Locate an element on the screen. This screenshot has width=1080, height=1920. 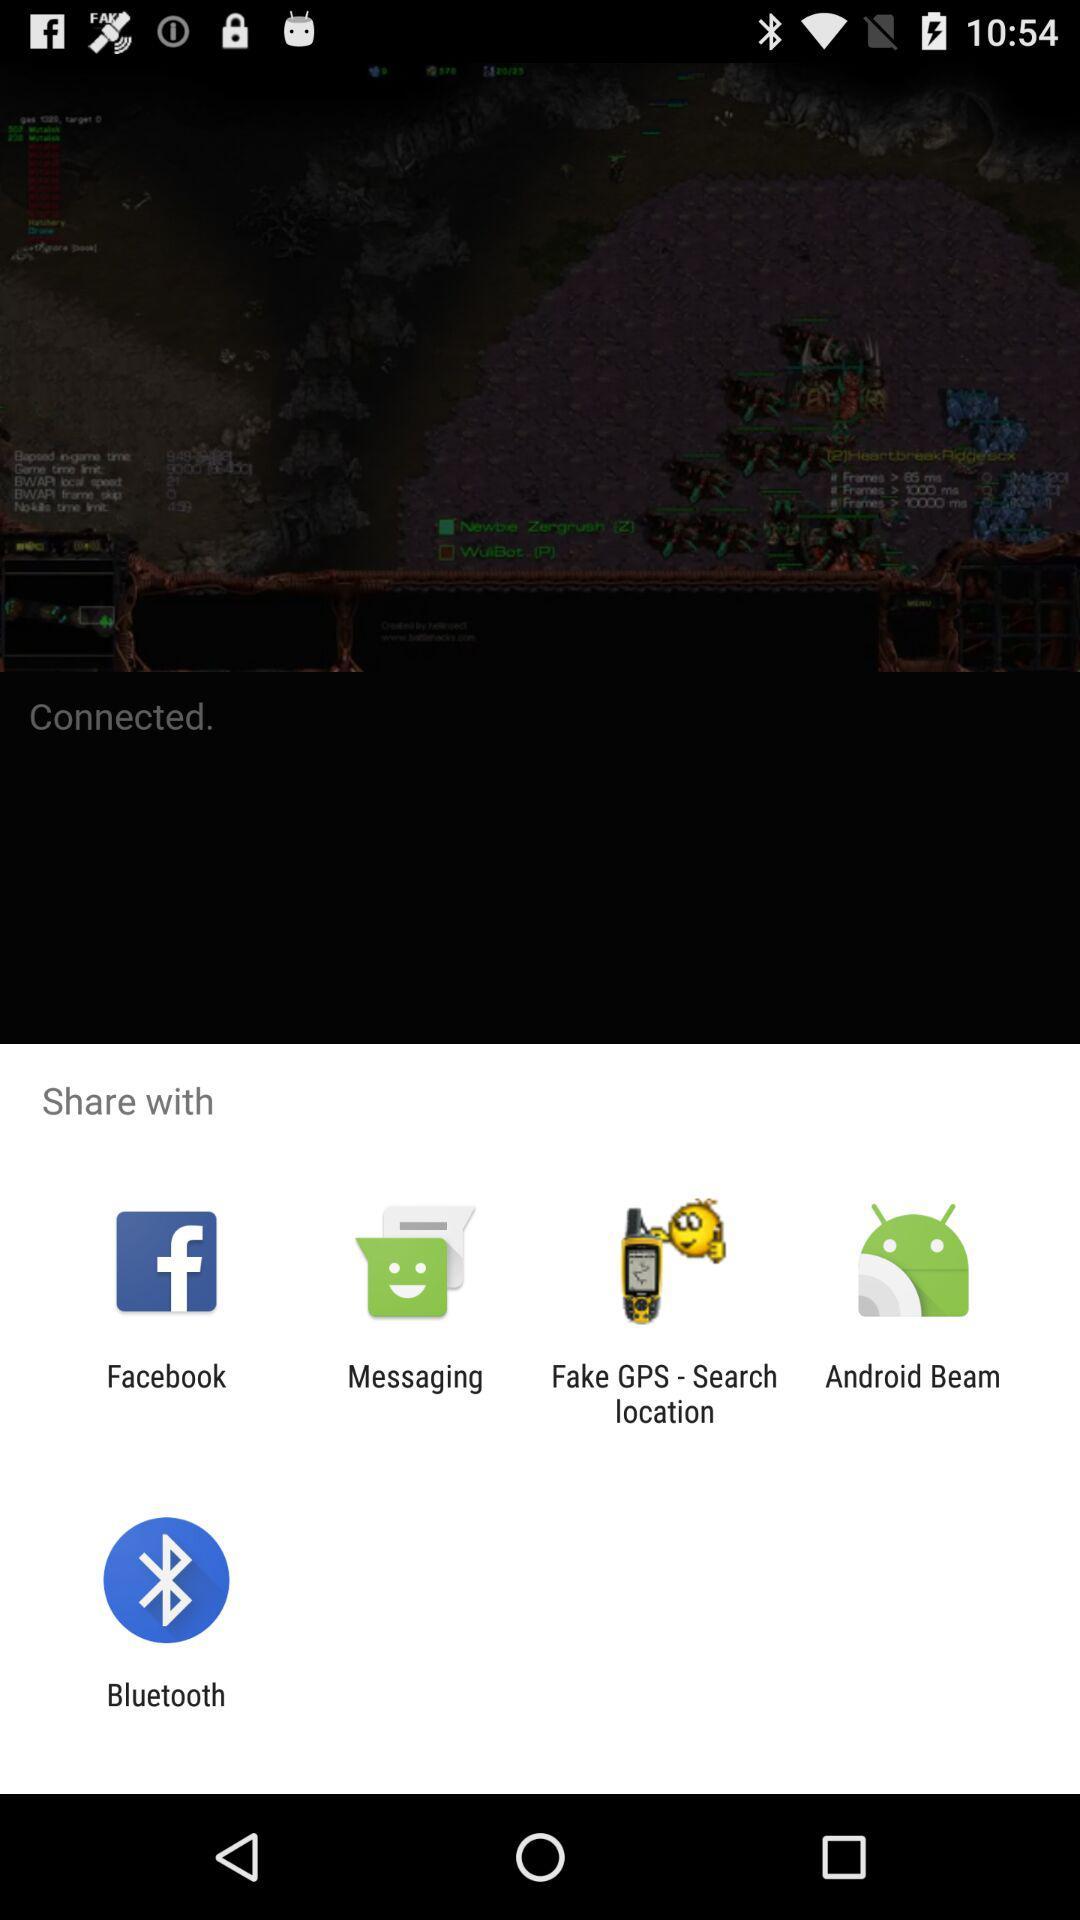
android beam app is located at coordinates (913, 1392).